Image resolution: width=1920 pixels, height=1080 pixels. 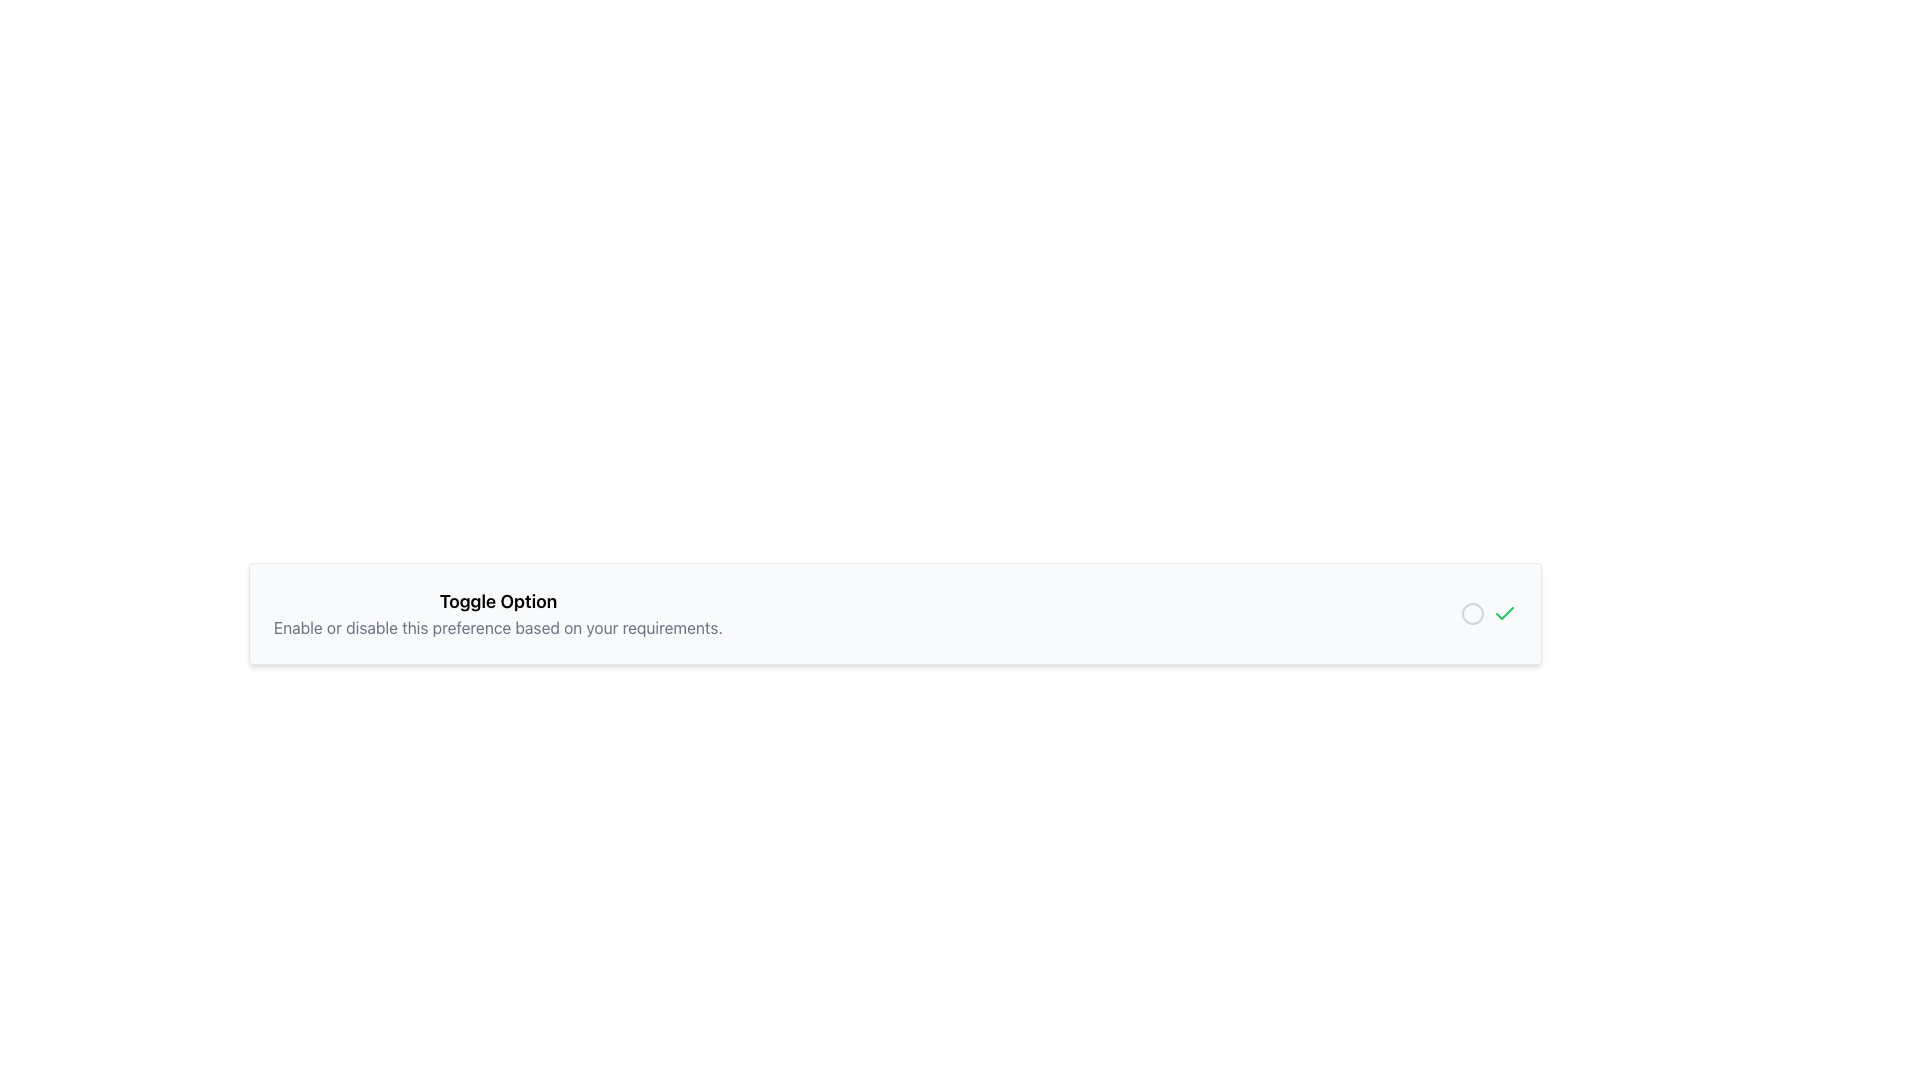 I want to click on green checkmark icon within the circular icon located at the far right of the 'Toggle Option' interface component, so click(x=1505, y=612).